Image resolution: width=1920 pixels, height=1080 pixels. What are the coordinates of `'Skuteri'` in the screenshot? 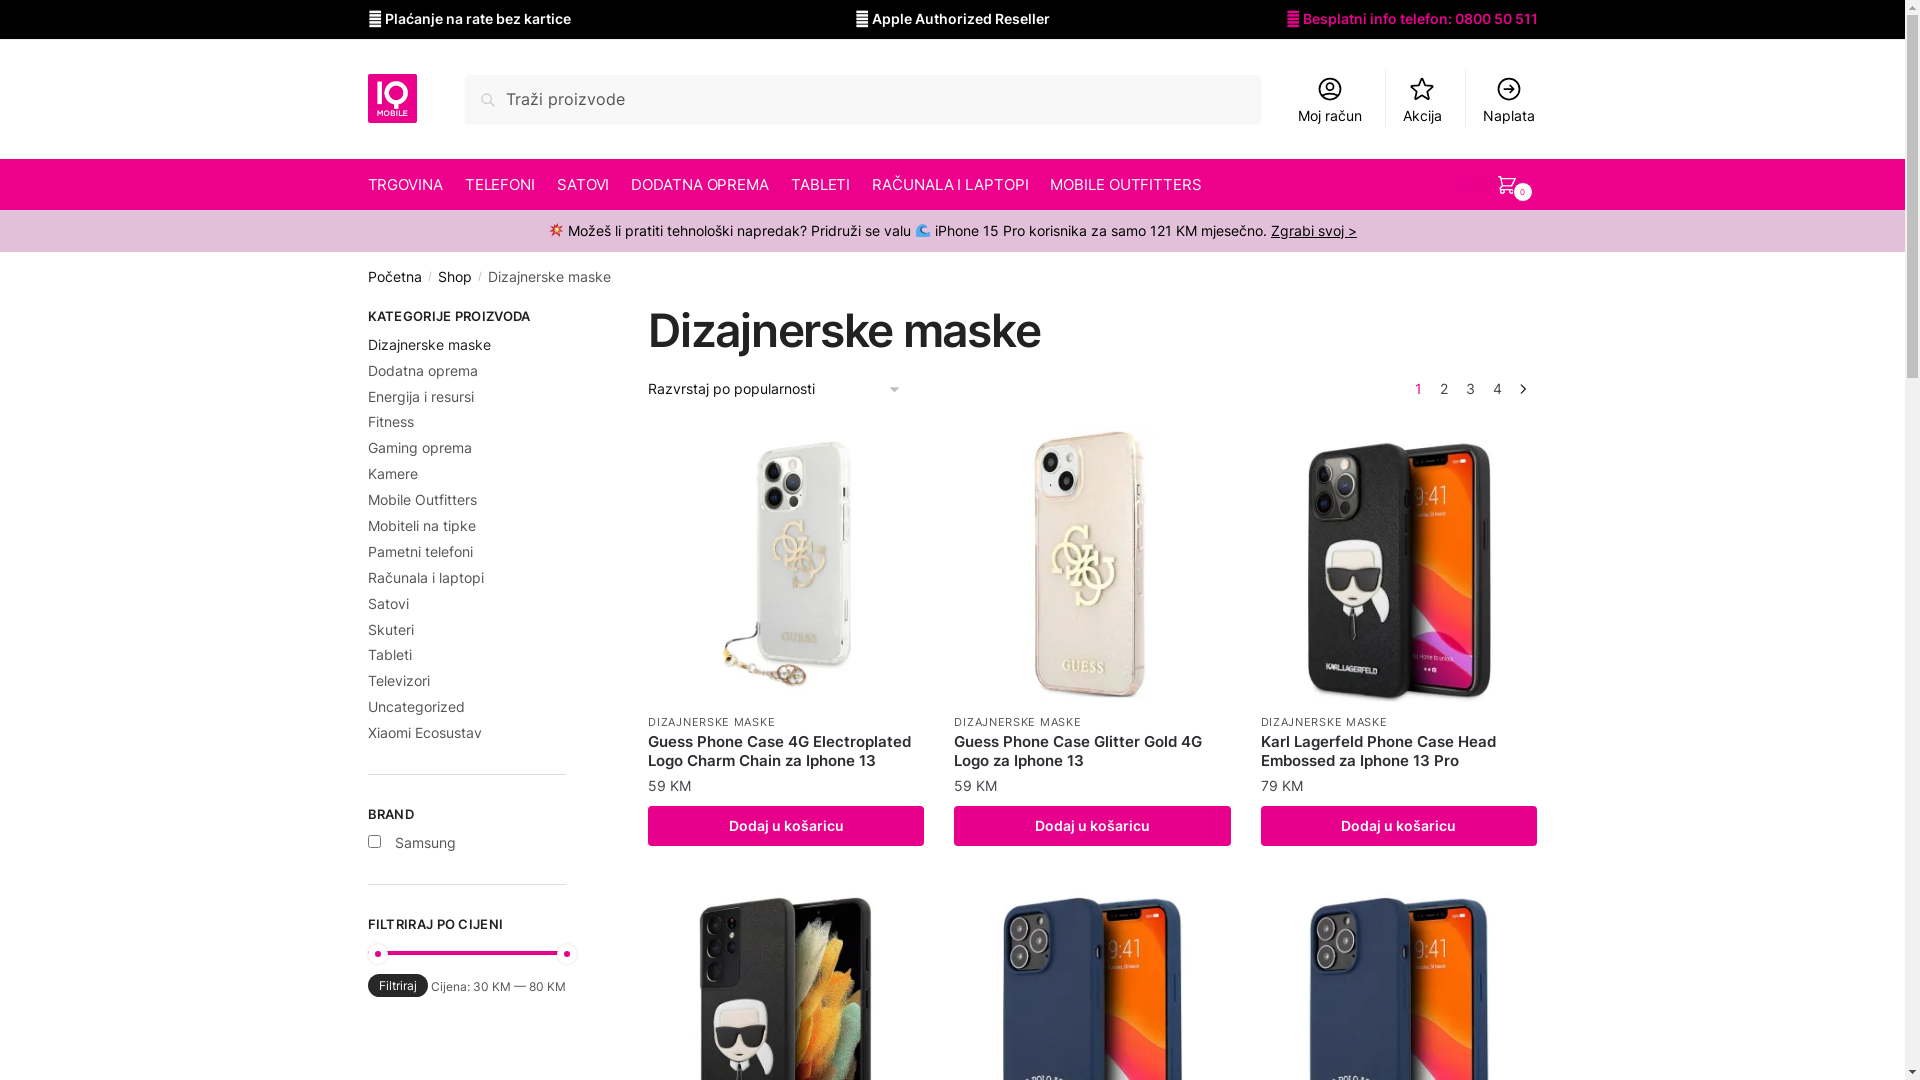 It's located at (390, 628).